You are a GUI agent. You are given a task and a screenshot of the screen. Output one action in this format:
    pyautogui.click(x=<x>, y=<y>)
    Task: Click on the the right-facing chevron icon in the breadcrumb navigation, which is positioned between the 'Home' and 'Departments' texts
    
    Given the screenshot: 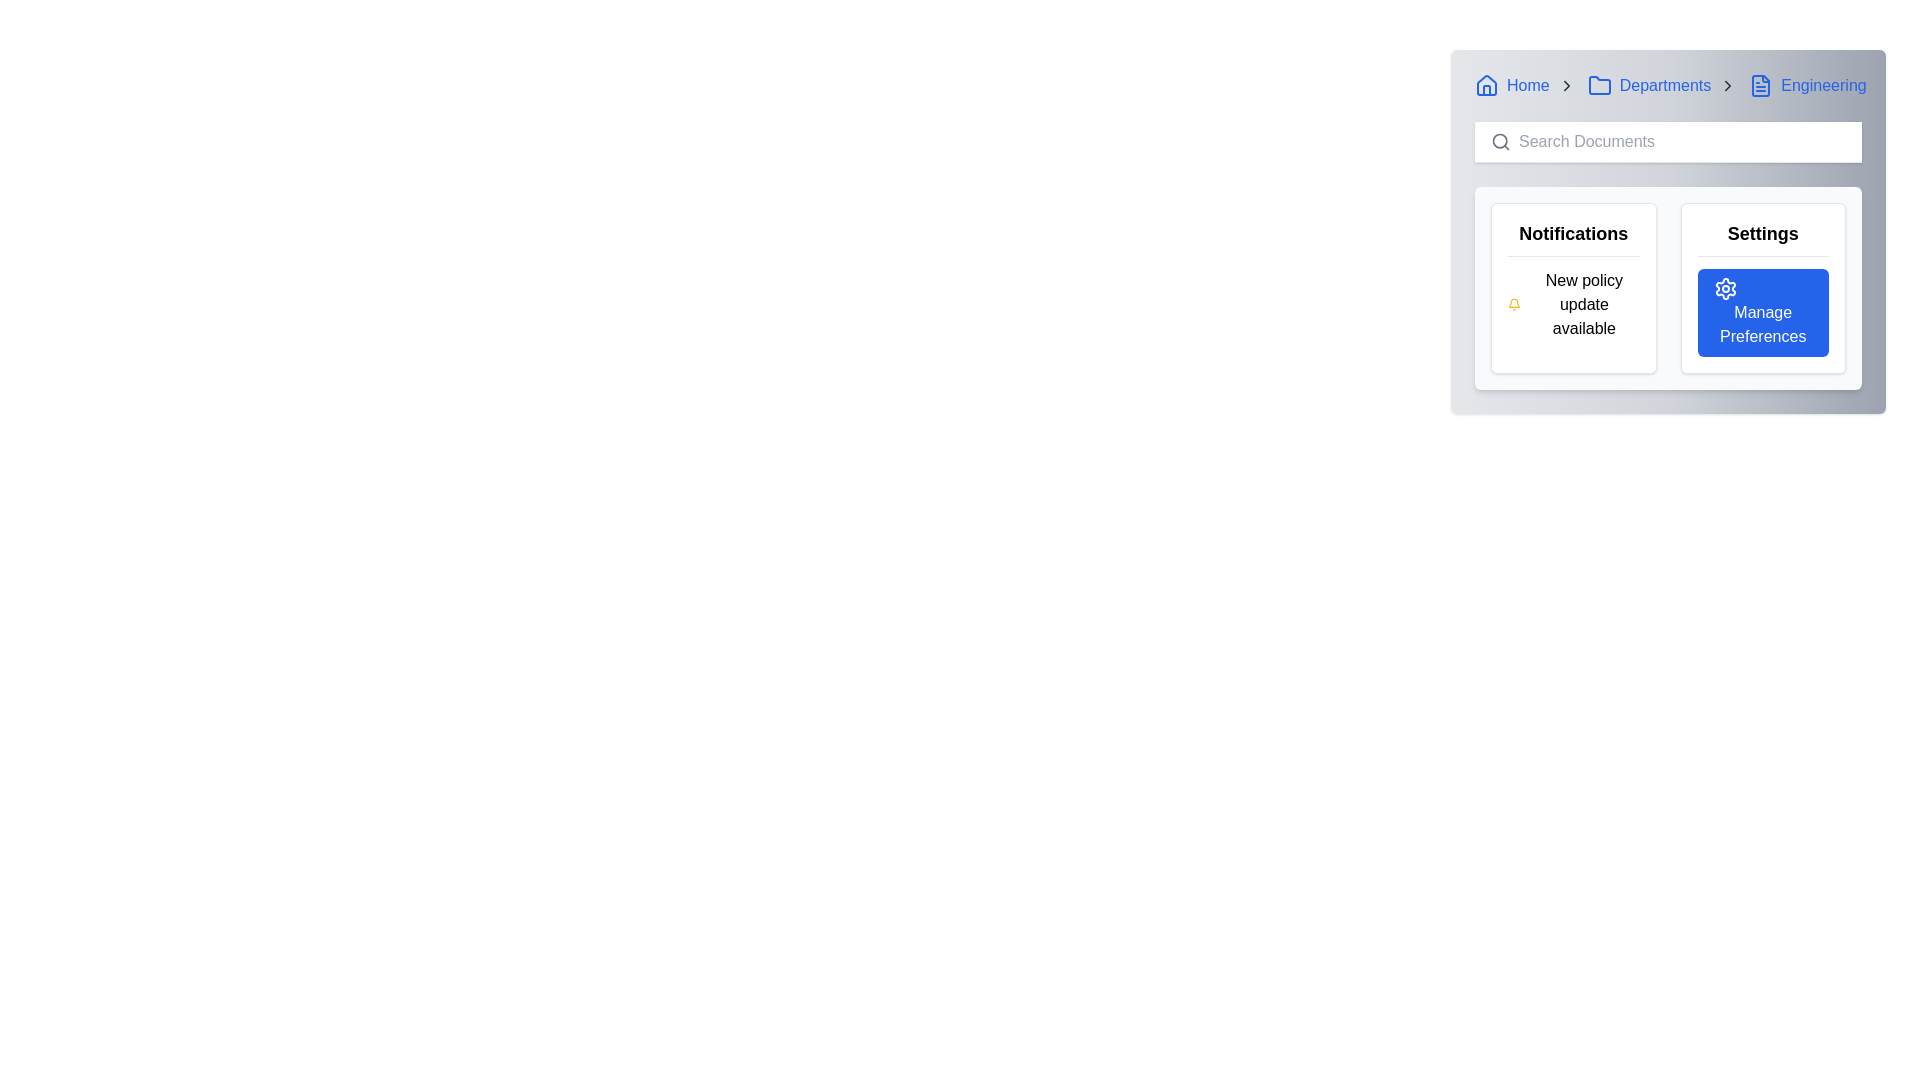 What is the action you would take?
    pyautogui.click(x=1565, y=84)
    